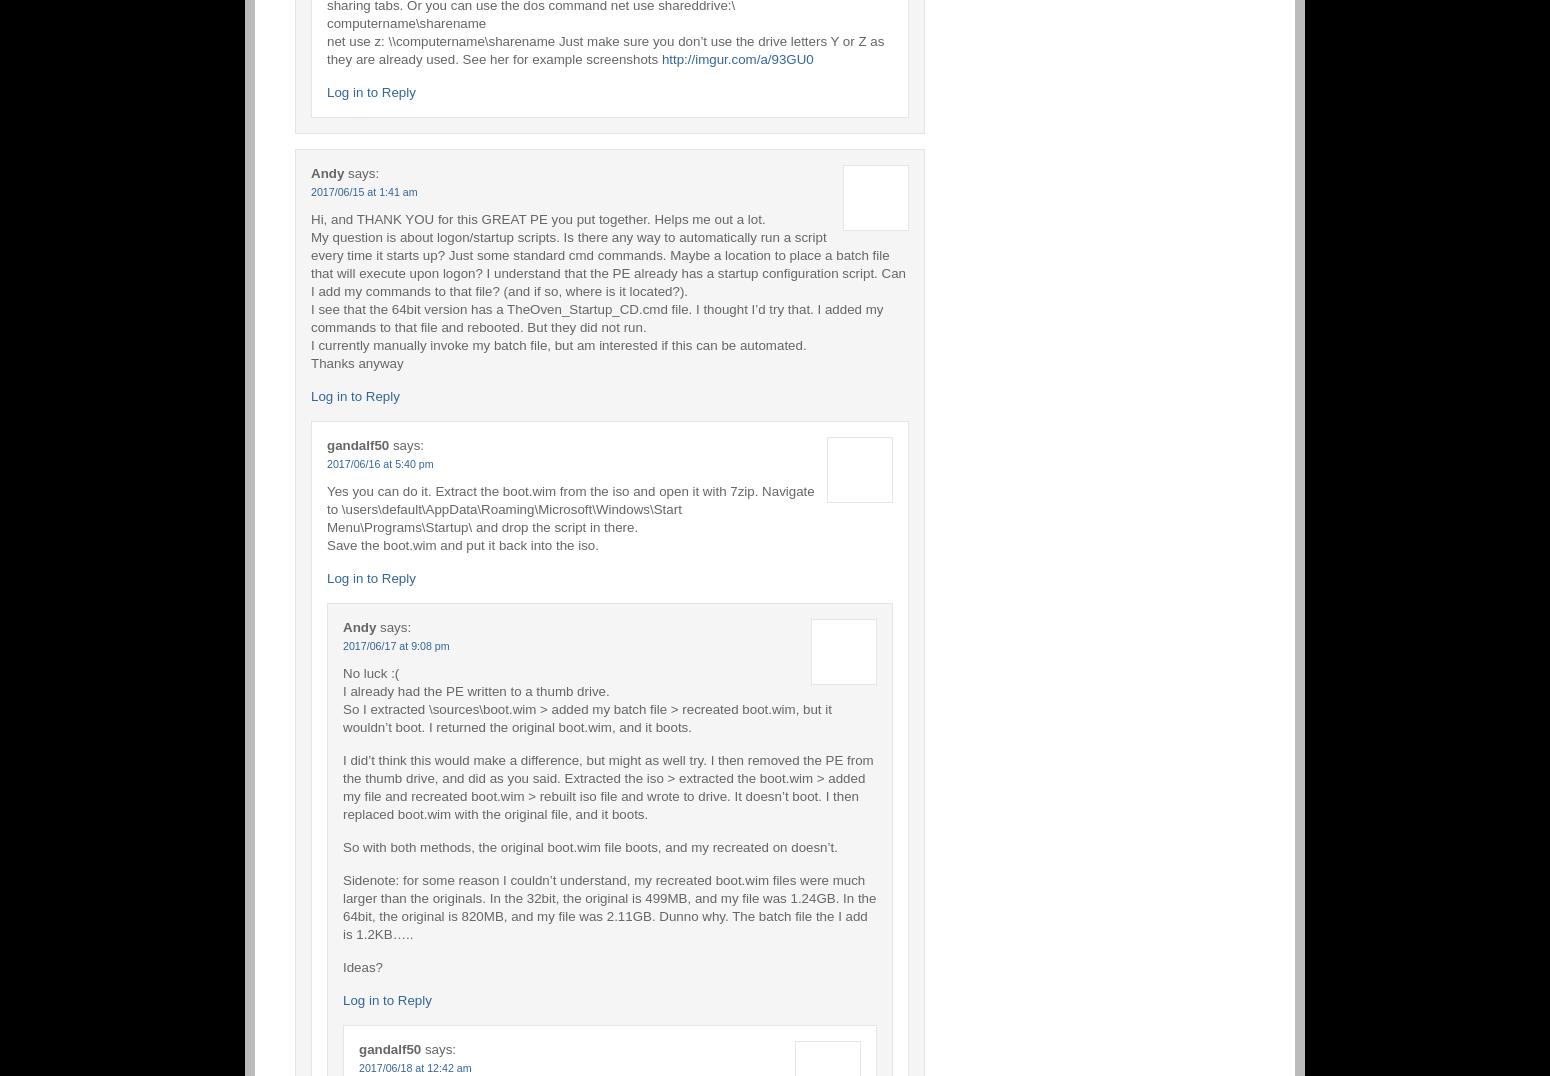 The height and width of the screenshot is (1076, 1550). Describe the element at coordinates (342, 690) in the screenshot. I see `'I already had the PE written to a thumb drive.'` at that location.